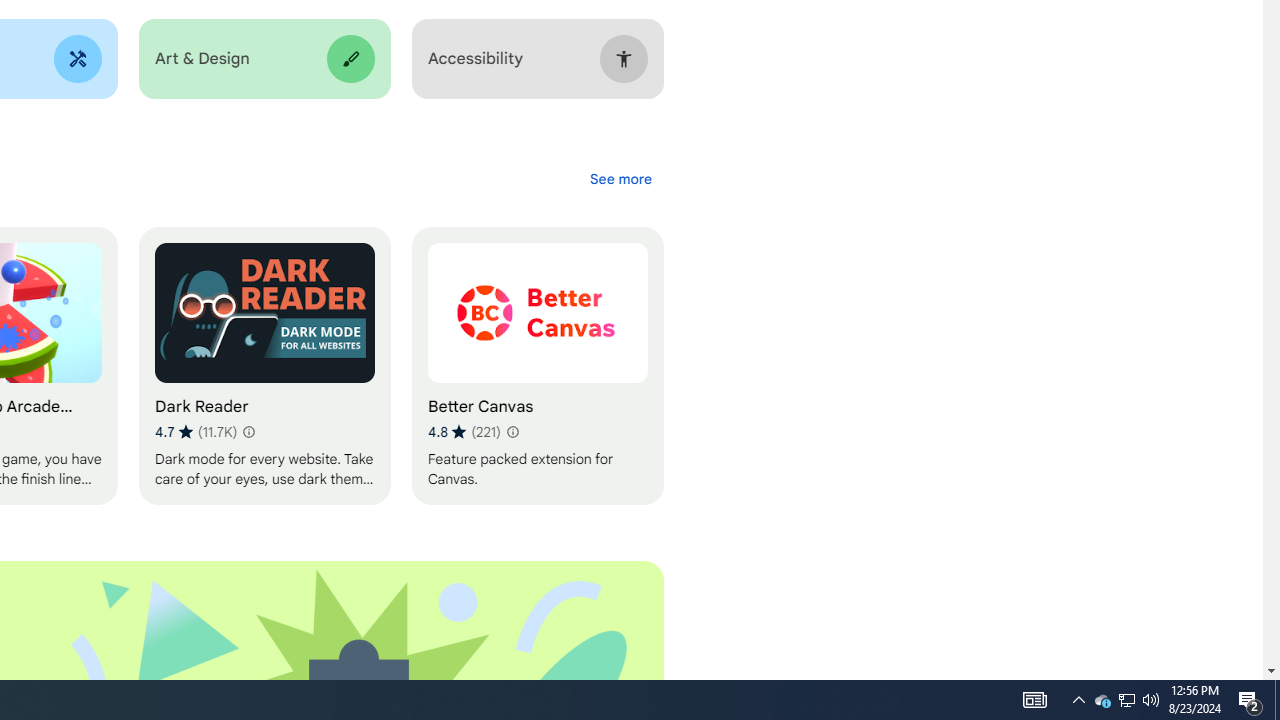 This screenshot has height=720, width=1280. What do you see at coordinates (263, 366) in the screenshot?
I see `'Dark Reader'` at bounding box center [263, 366].